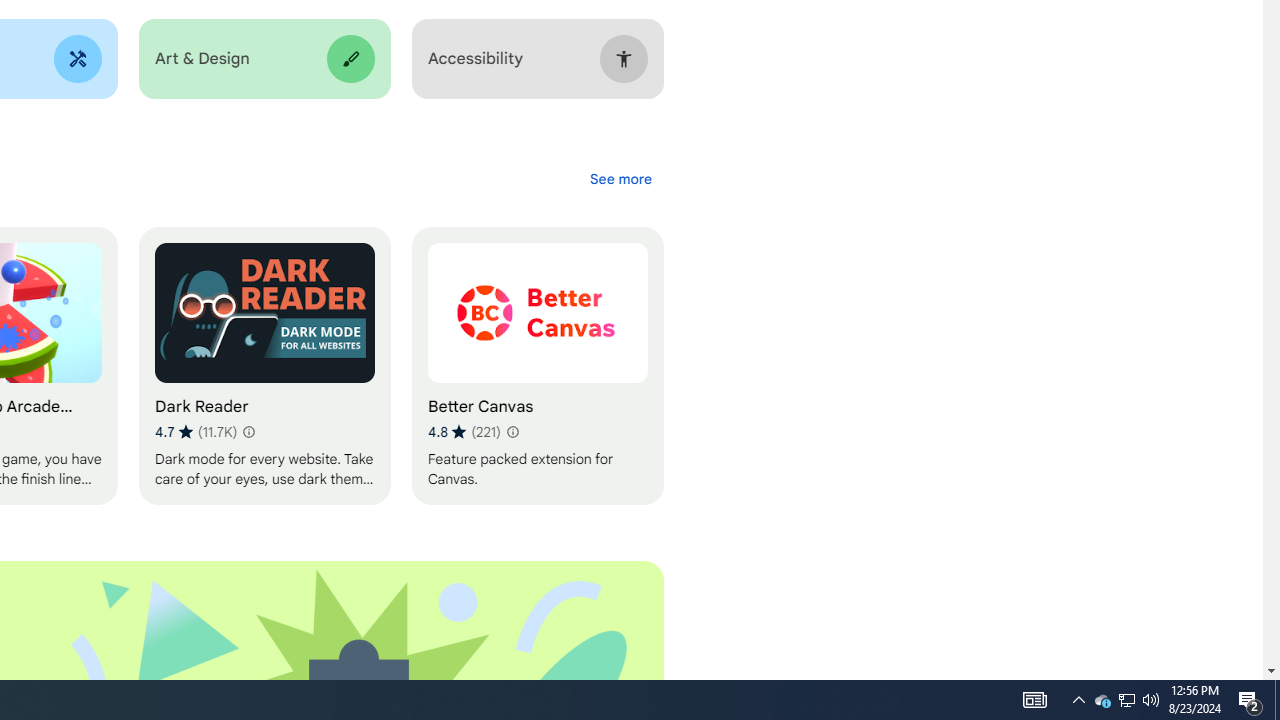 This screenshot has height=720, width=1280. What do you see at coordinates (263, 366) in the screenshot?
I see `'Dark Reader'` at bounding box center [263, 366].